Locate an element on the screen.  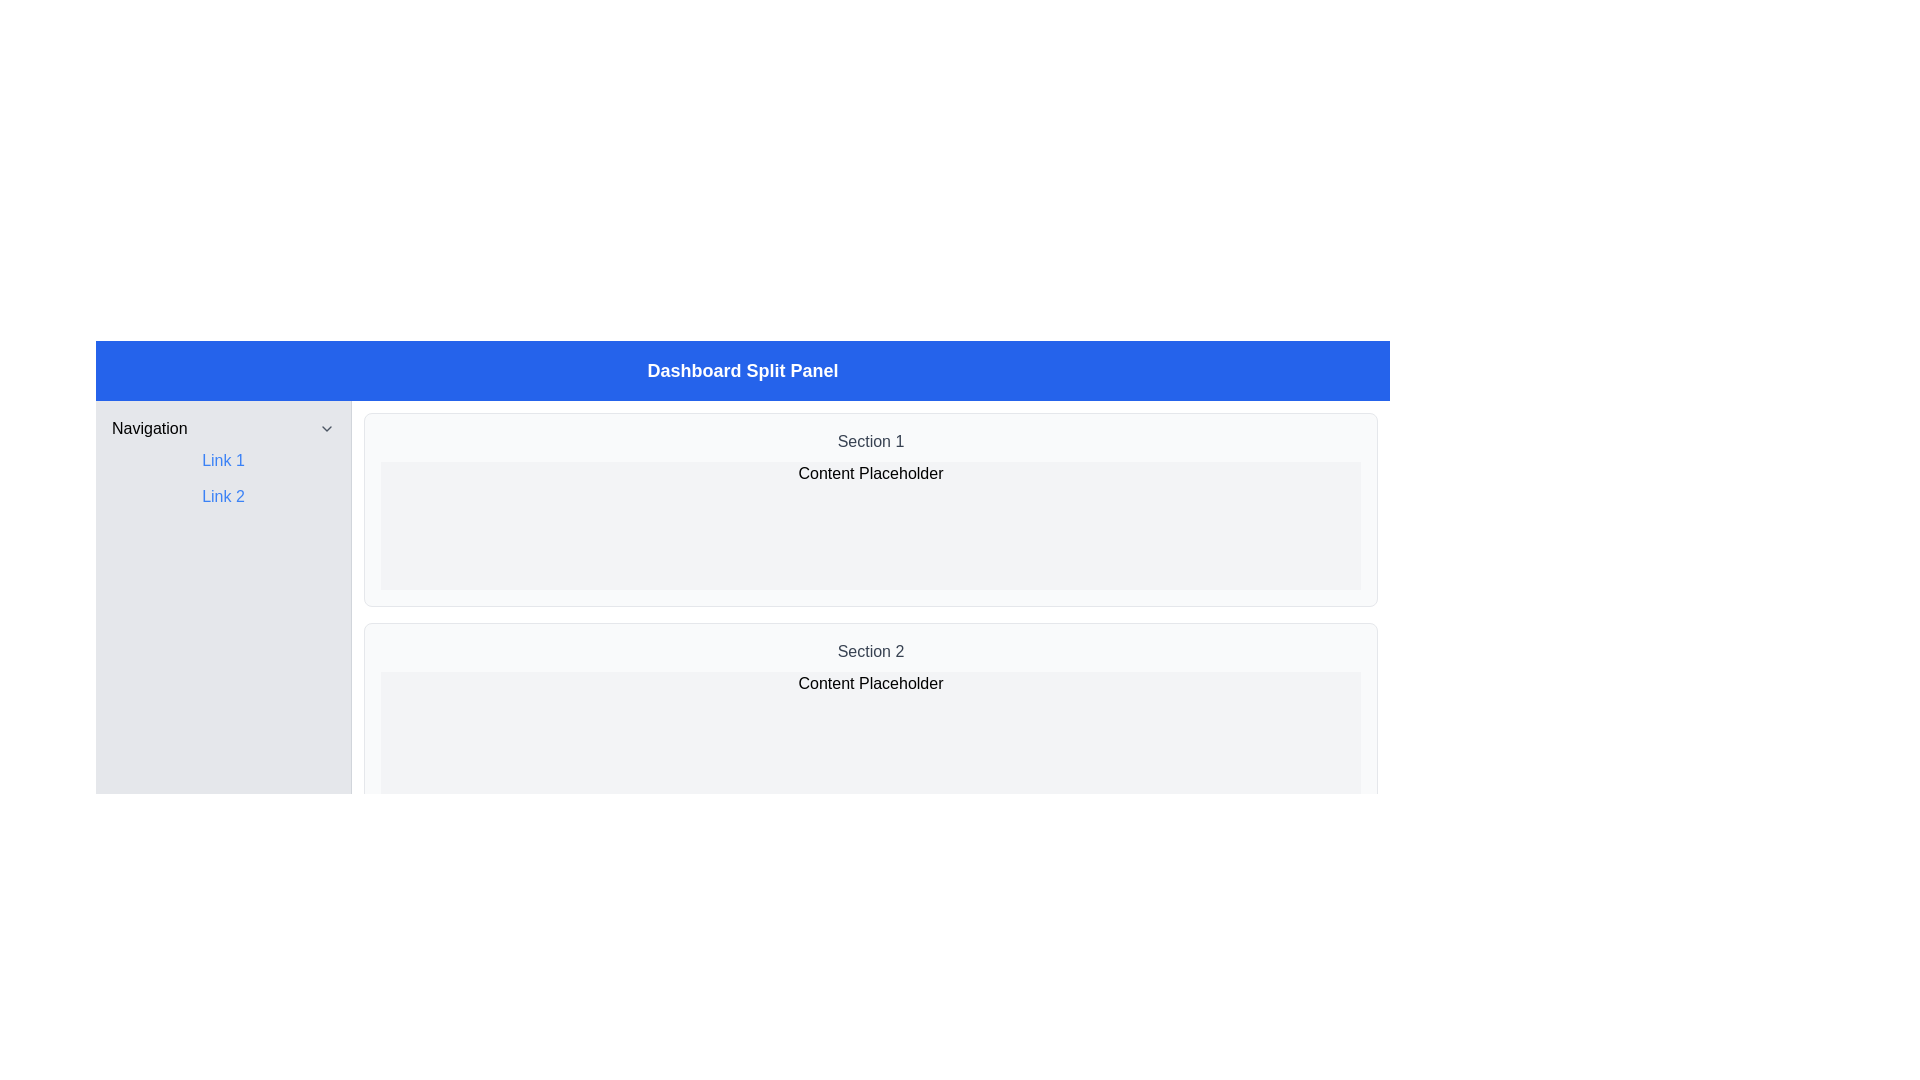
the first hyperlink in the navigation sidebar to change its styling is located at coordinates (223, 461).